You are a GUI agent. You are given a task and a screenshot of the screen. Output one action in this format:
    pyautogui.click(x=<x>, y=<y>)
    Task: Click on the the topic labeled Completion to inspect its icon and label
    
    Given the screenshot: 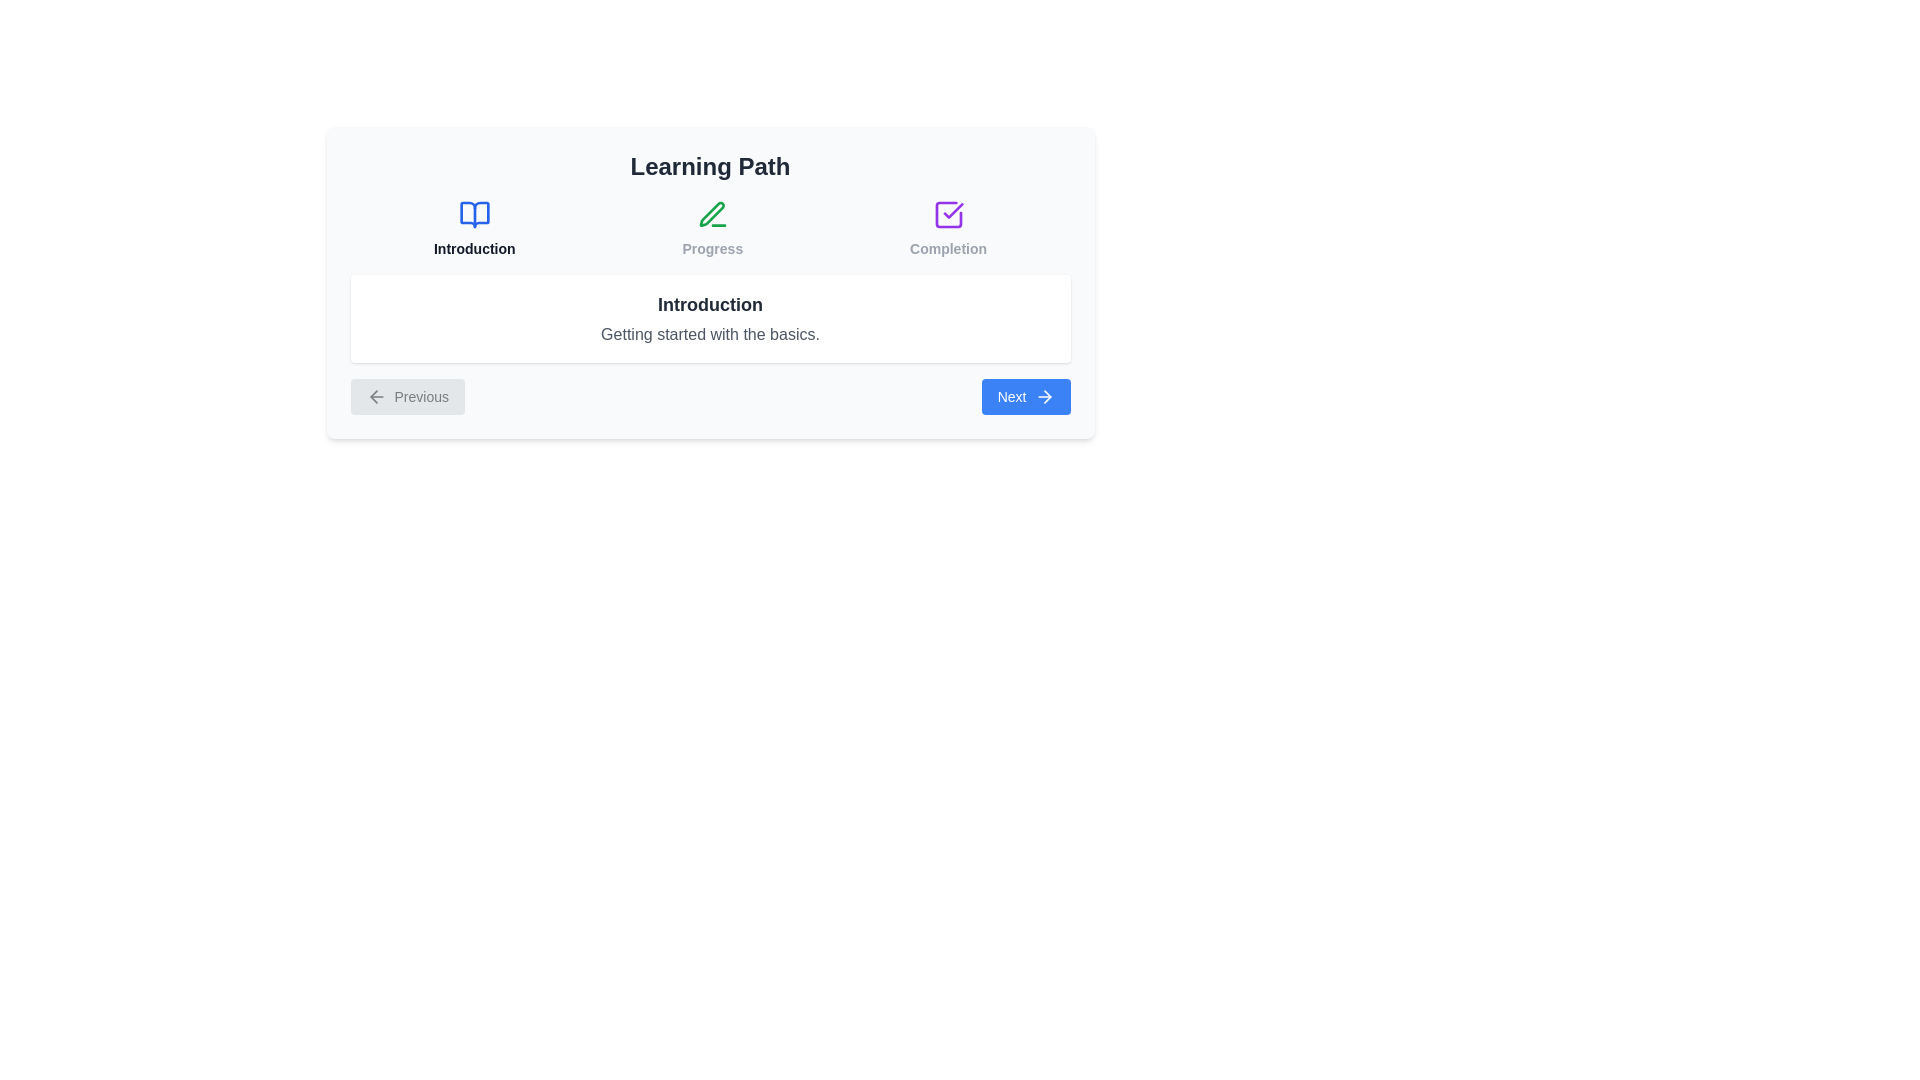 What is the action you would take?
    pyautogui.click(x=947, y=227)
    